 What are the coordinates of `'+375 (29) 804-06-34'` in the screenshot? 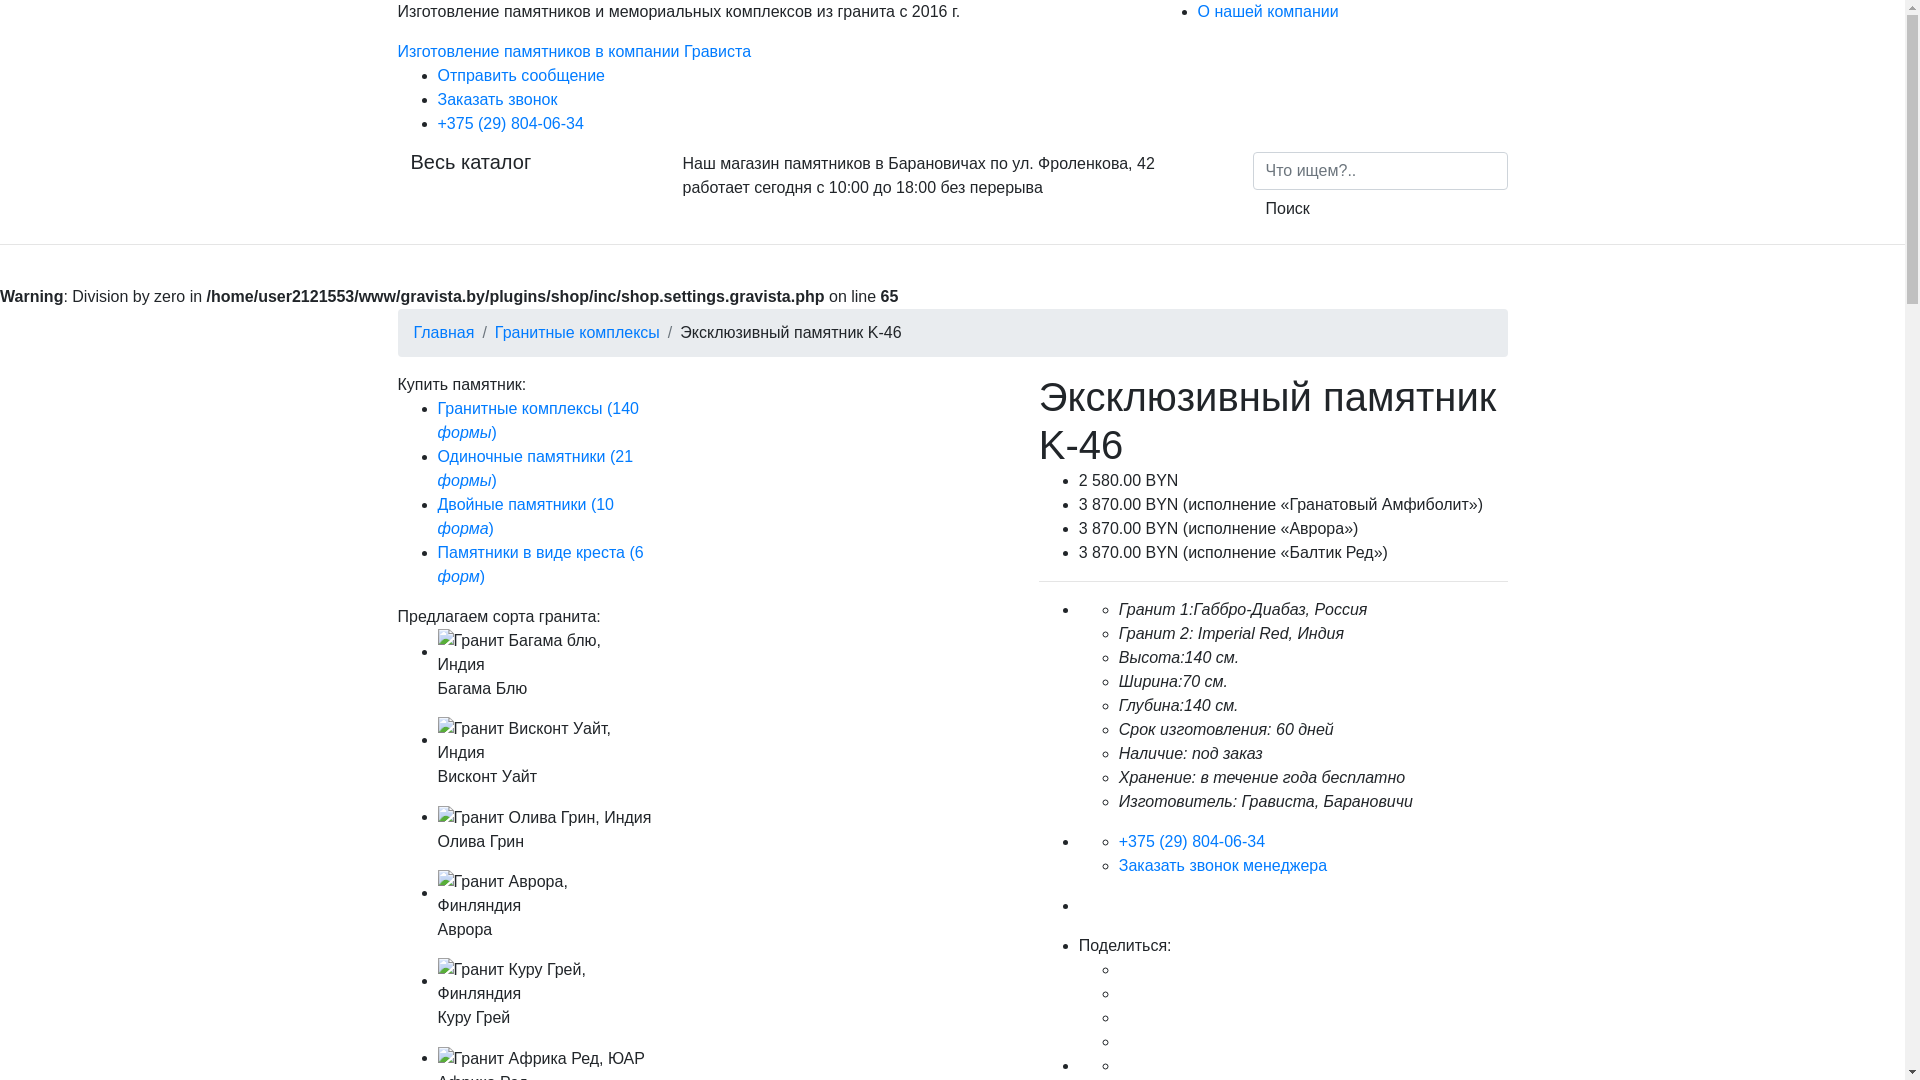 It's located at (1191, 841).